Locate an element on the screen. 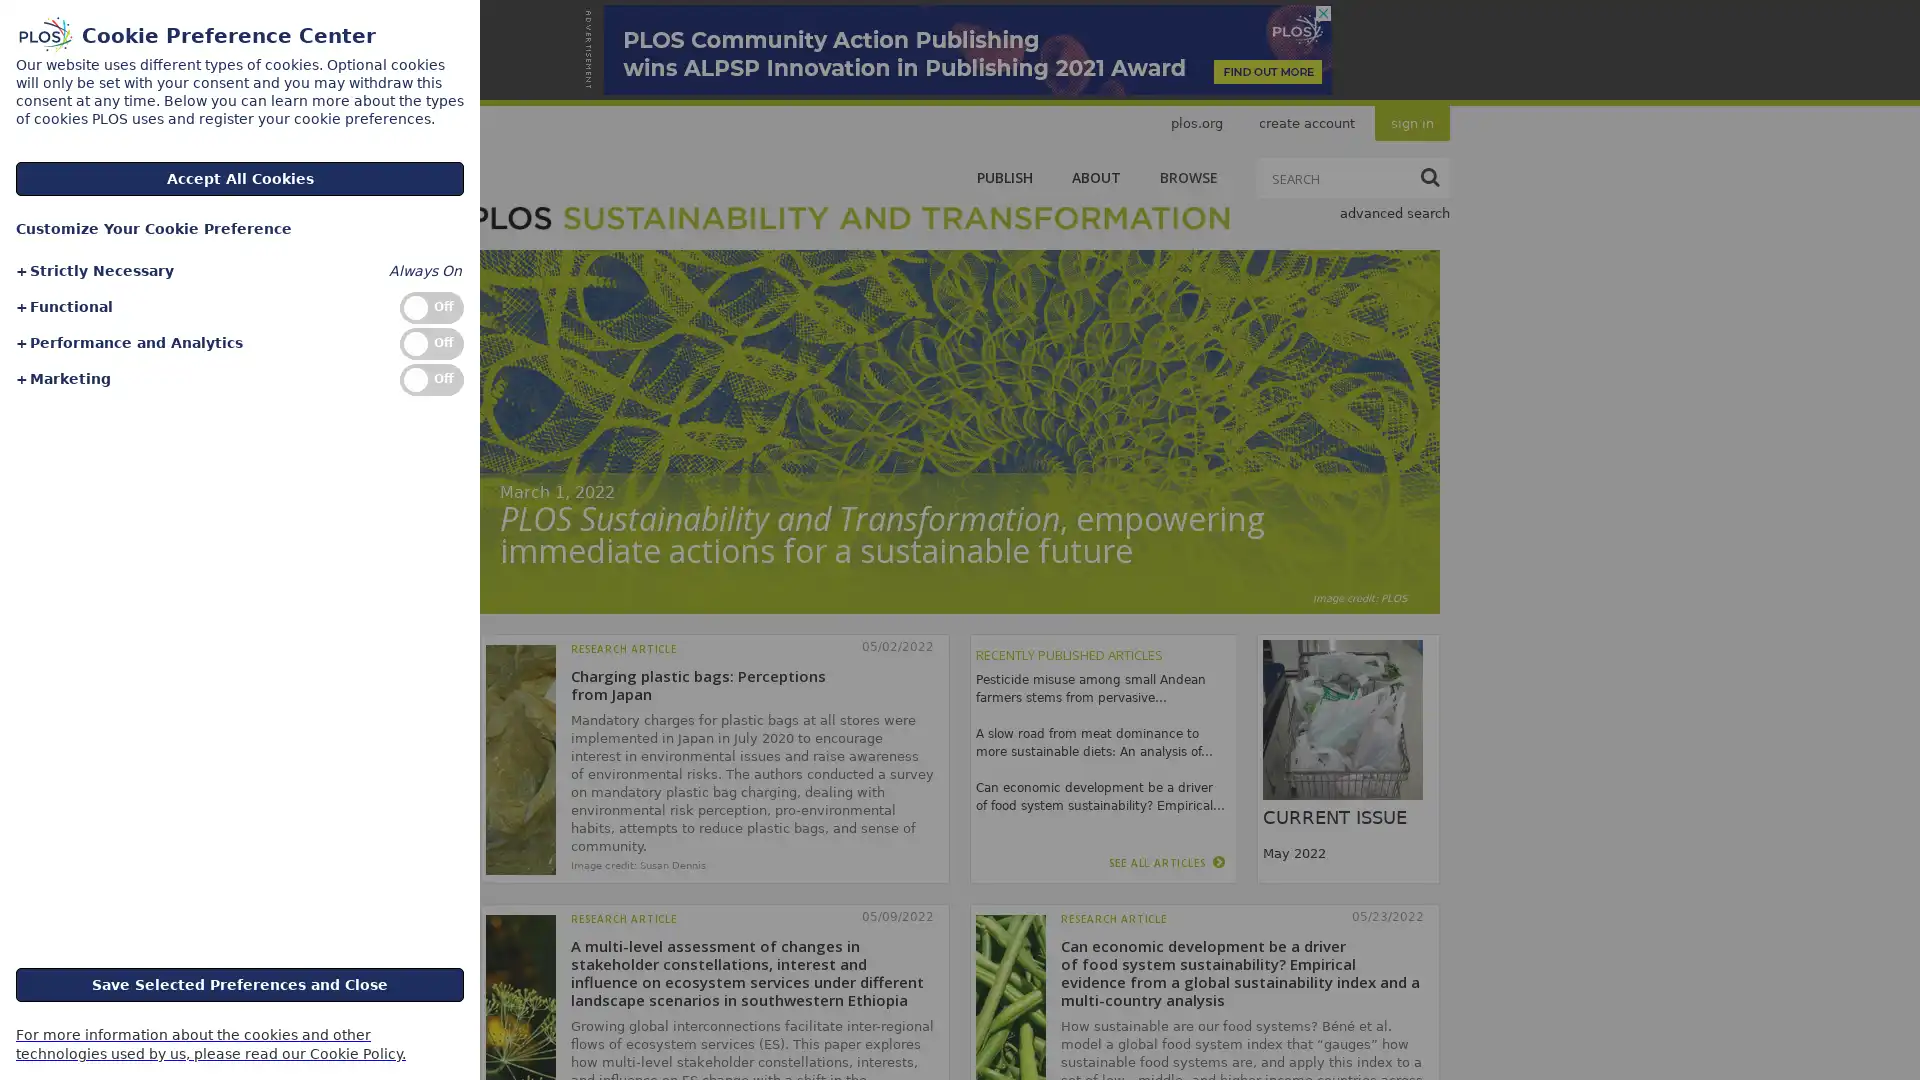 The width and height of the screenshot is (1920, 1080). Toggle explanation of Marketing Cookies. is located at coordinates (62, 379).